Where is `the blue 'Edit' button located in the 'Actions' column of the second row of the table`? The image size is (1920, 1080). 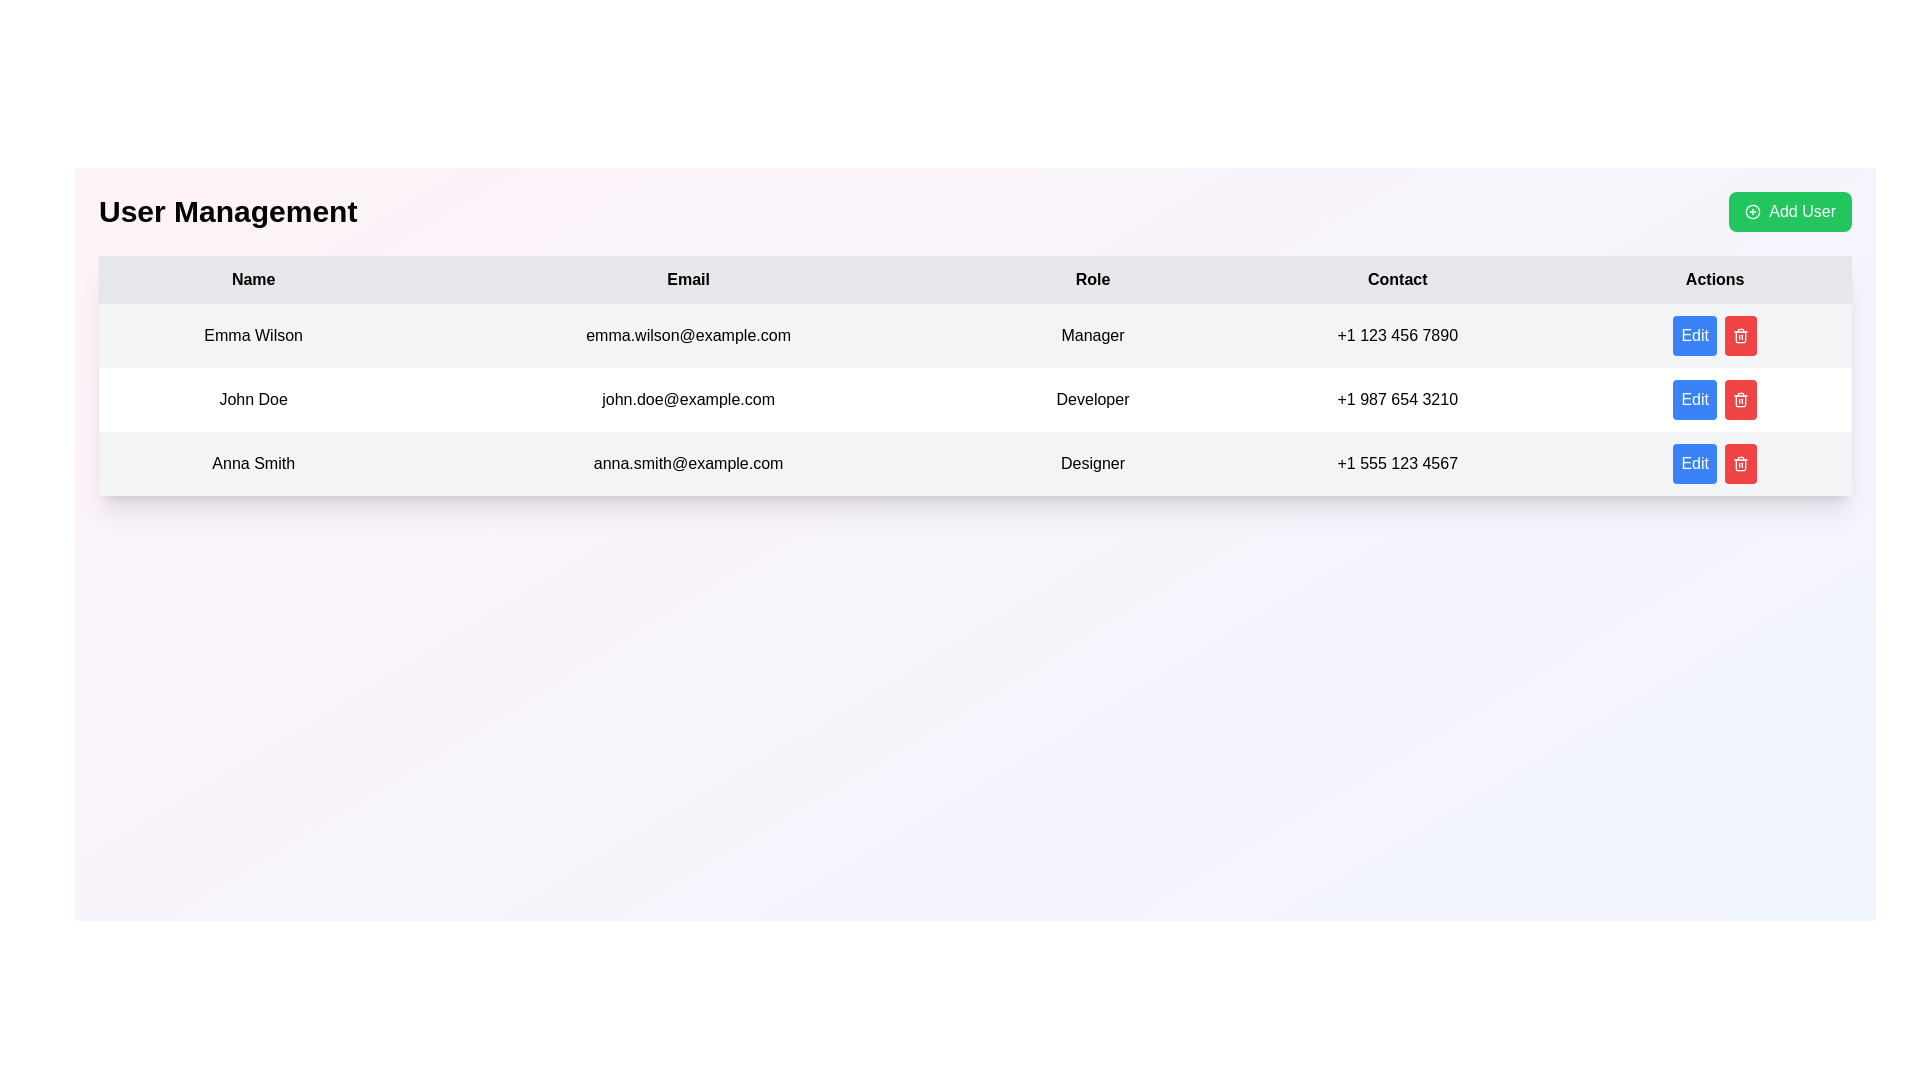 the blue 'Edit' button located in the 'Actions' column of the second row of the table is located at coordinates (1693, 400).